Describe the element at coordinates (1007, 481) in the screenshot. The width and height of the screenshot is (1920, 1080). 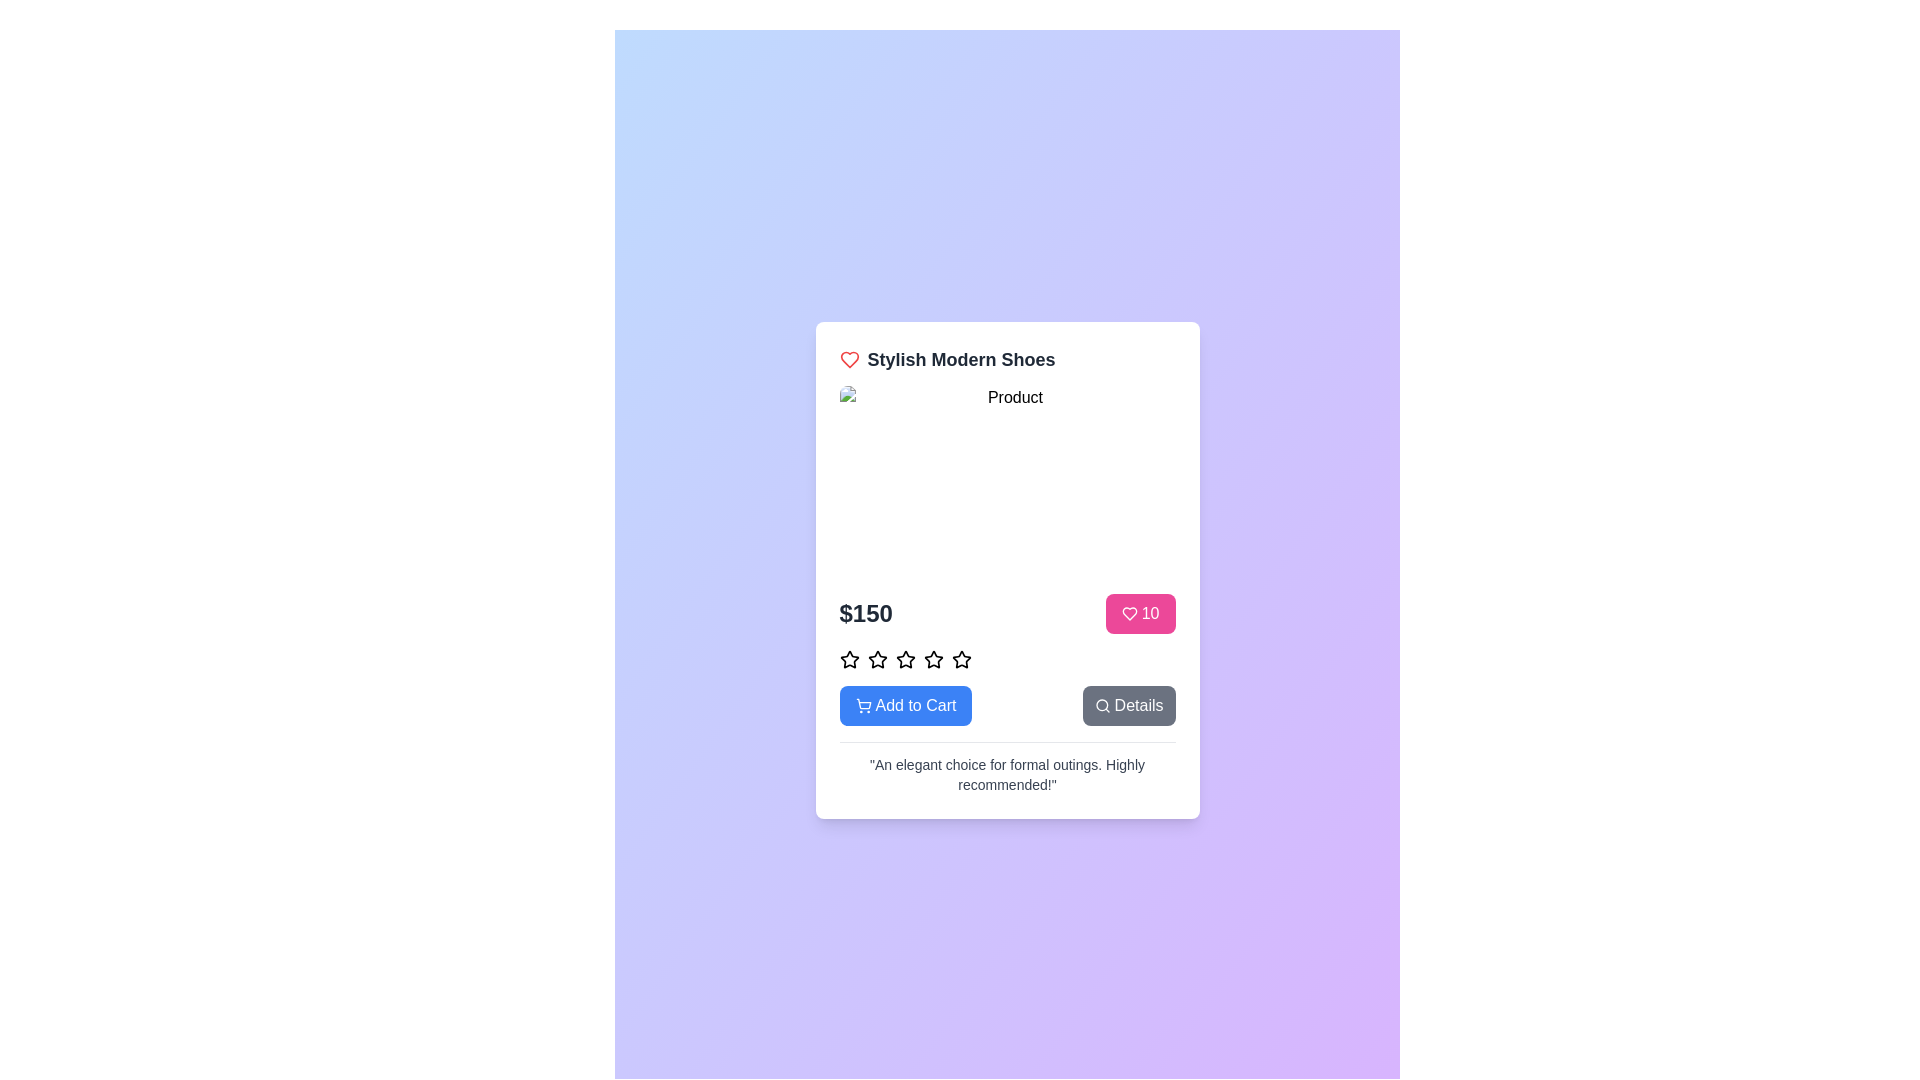
I see `the image placeholder for 'Product' located below the title 'Stylish Modern Shoes'` at that location.